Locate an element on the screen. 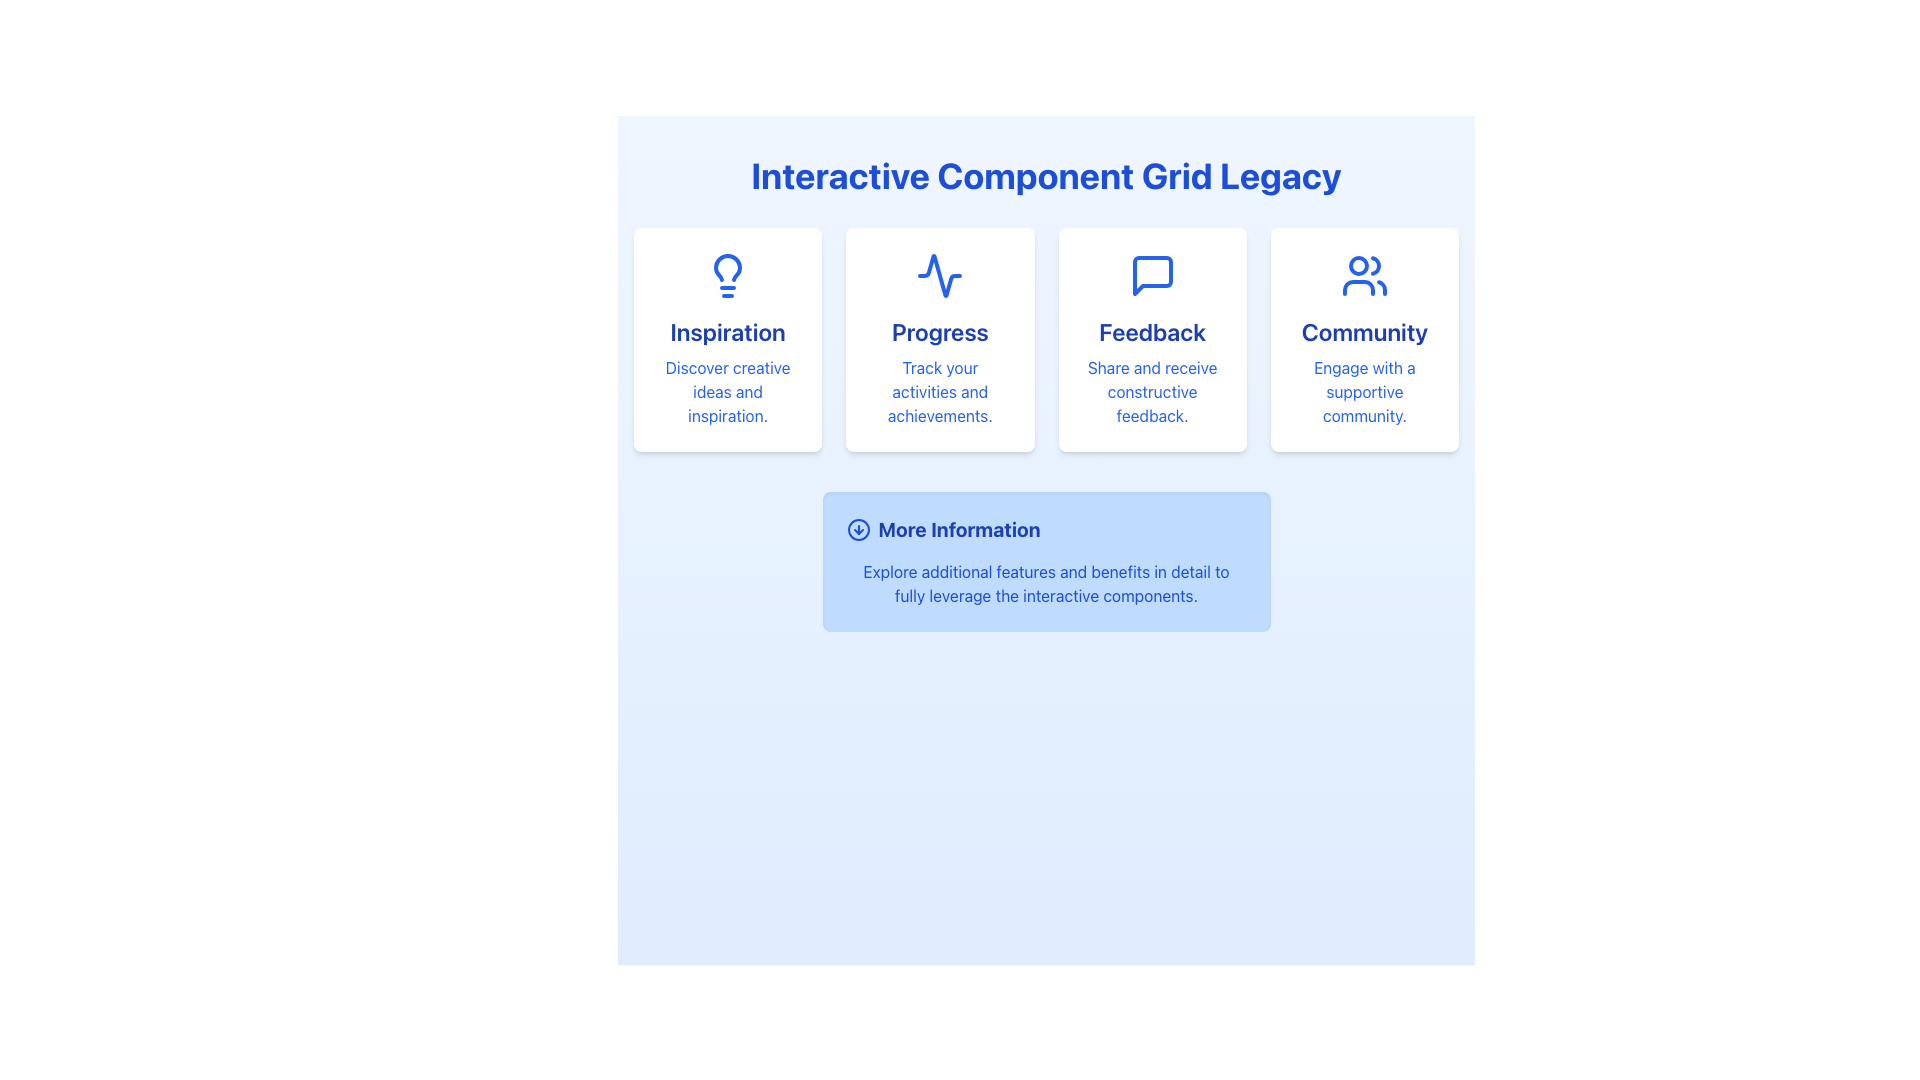  the static text element that provides an encouraging description for the 'Community' section, located directly below the 'Community' title text is located at coordinates (1363, 392).